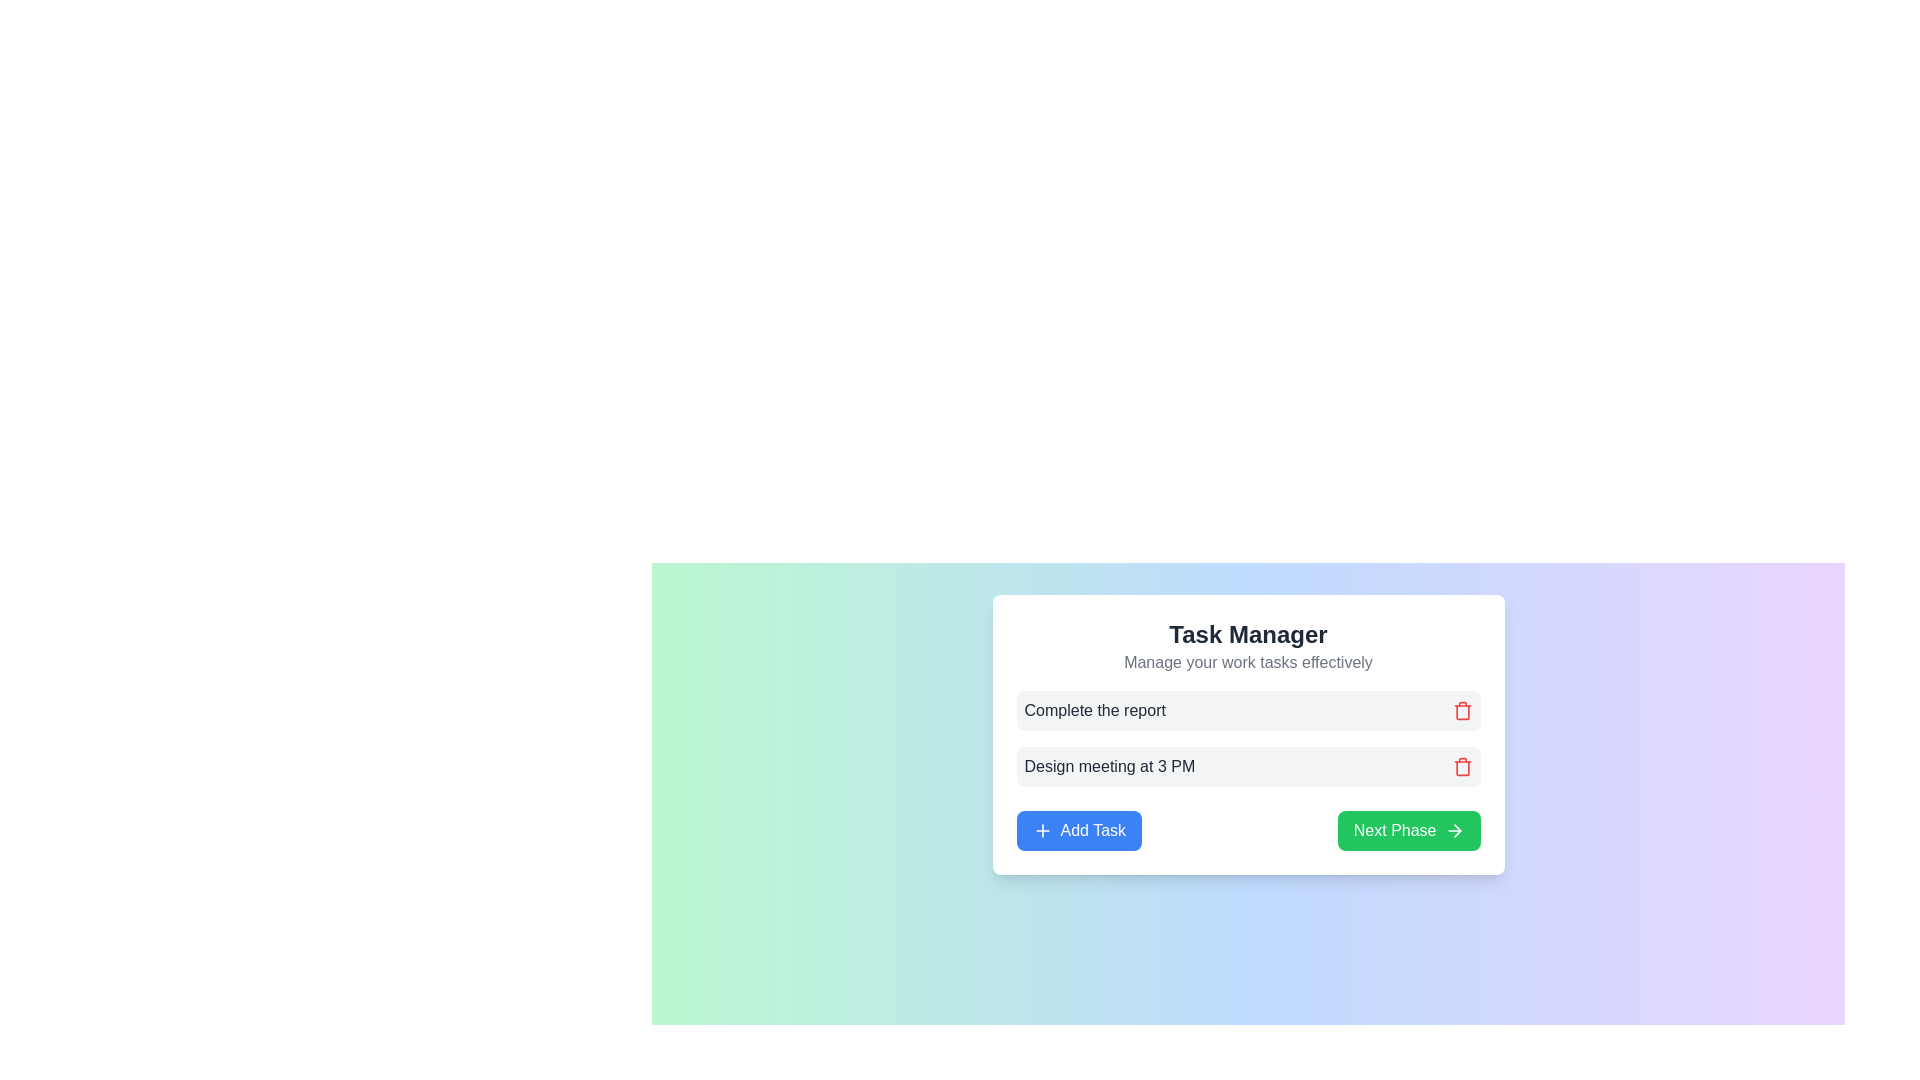 The width and height of the screenshot is (1920, 1080). What do you see at coordinates (1247, 739) in the screenshot?
I see `the red trash icon in the Task List` at bounding box center [1247, 739].